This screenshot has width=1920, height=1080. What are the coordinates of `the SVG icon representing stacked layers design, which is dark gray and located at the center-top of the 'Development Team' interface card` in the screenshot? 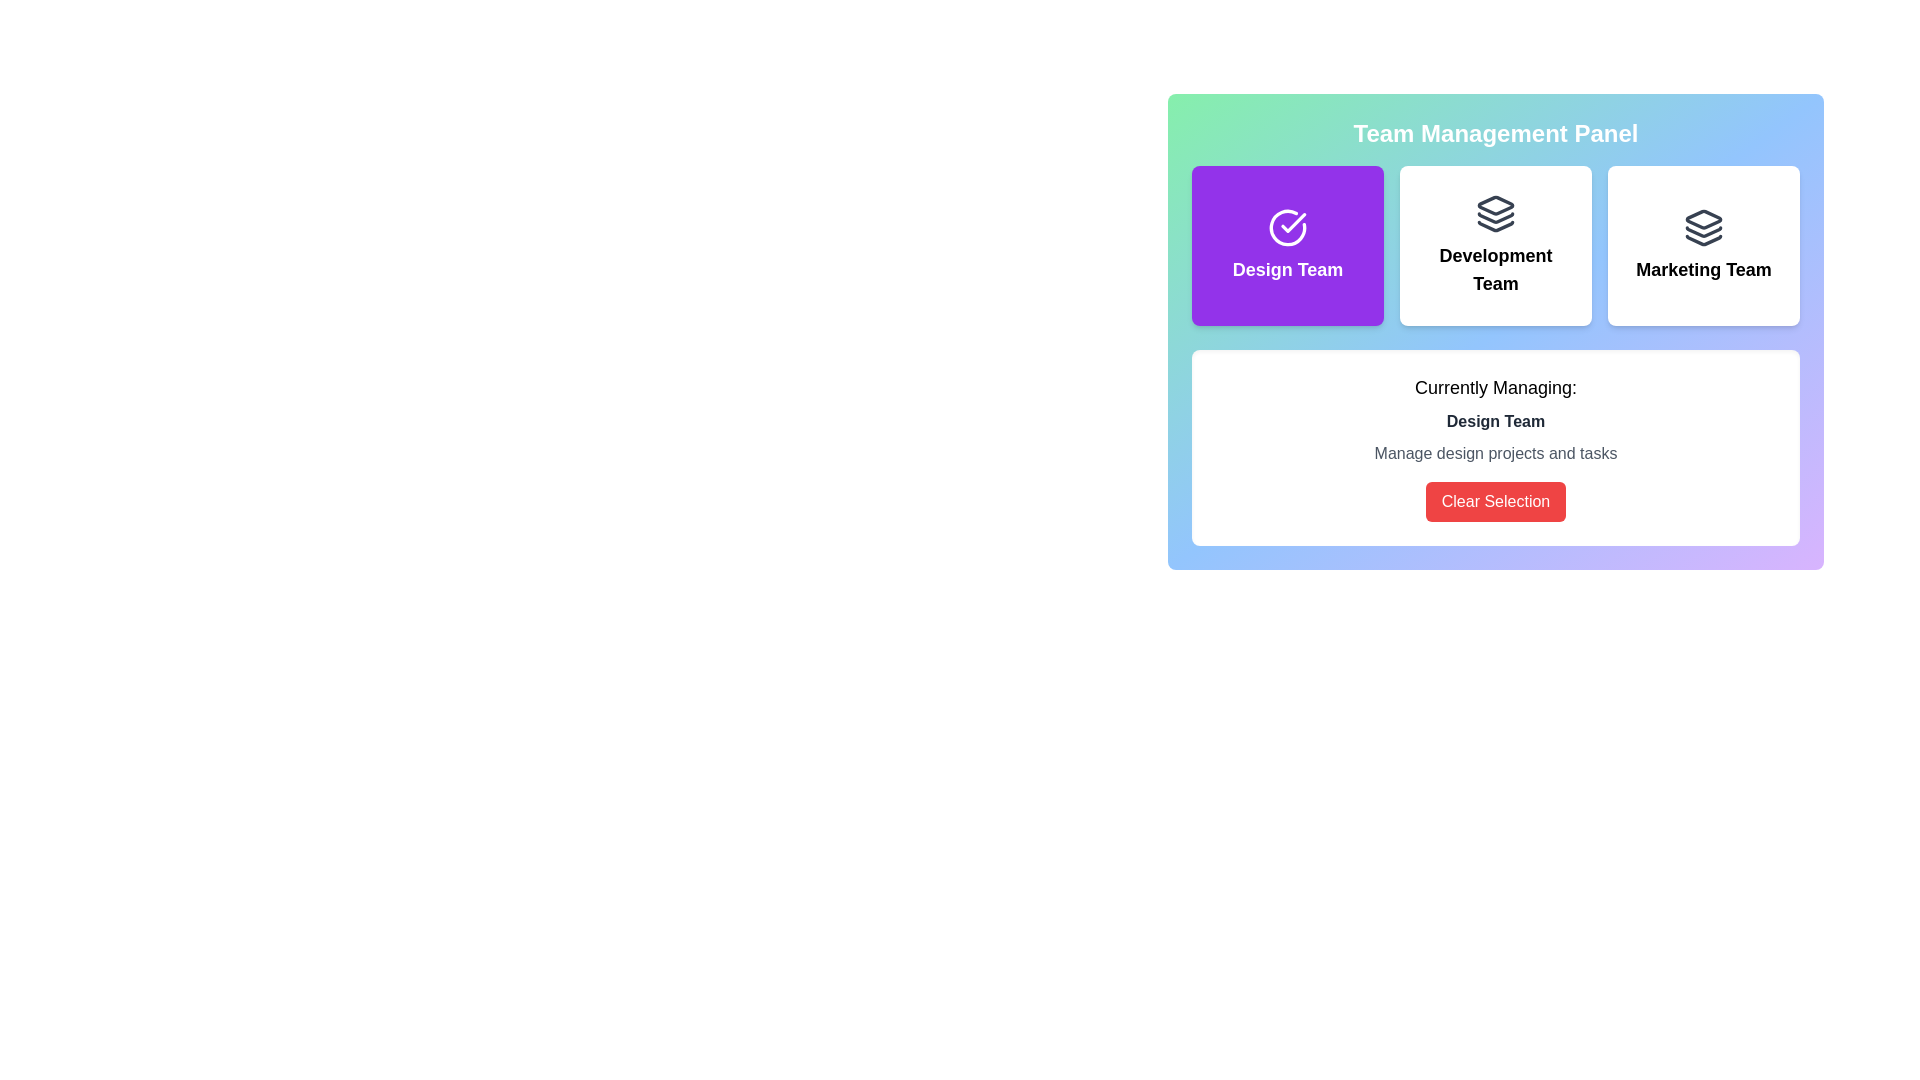 It's located at (1496, 213).